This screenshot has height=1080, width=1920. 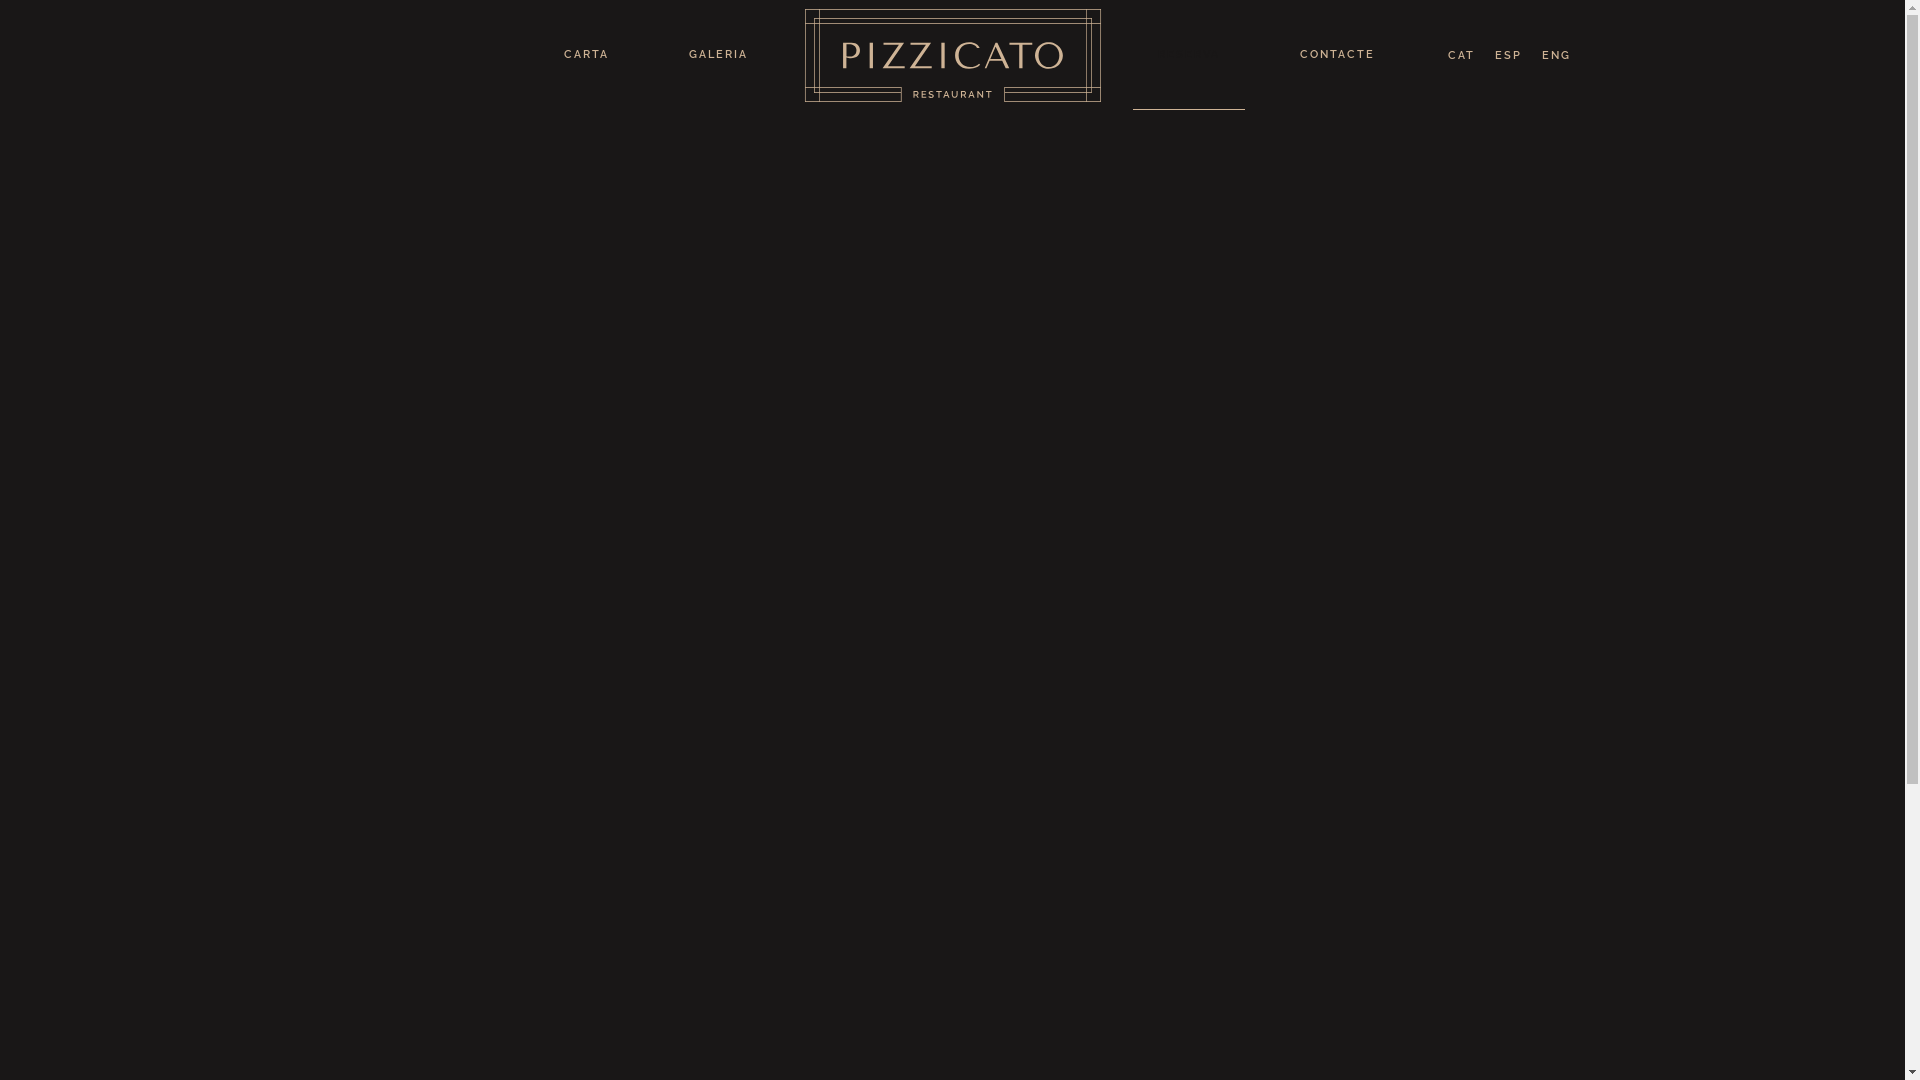 What do you see at coordinates (1188, 53) in the screenshot?
I see `'RESERVA'` at bounding box center [1188, 53].